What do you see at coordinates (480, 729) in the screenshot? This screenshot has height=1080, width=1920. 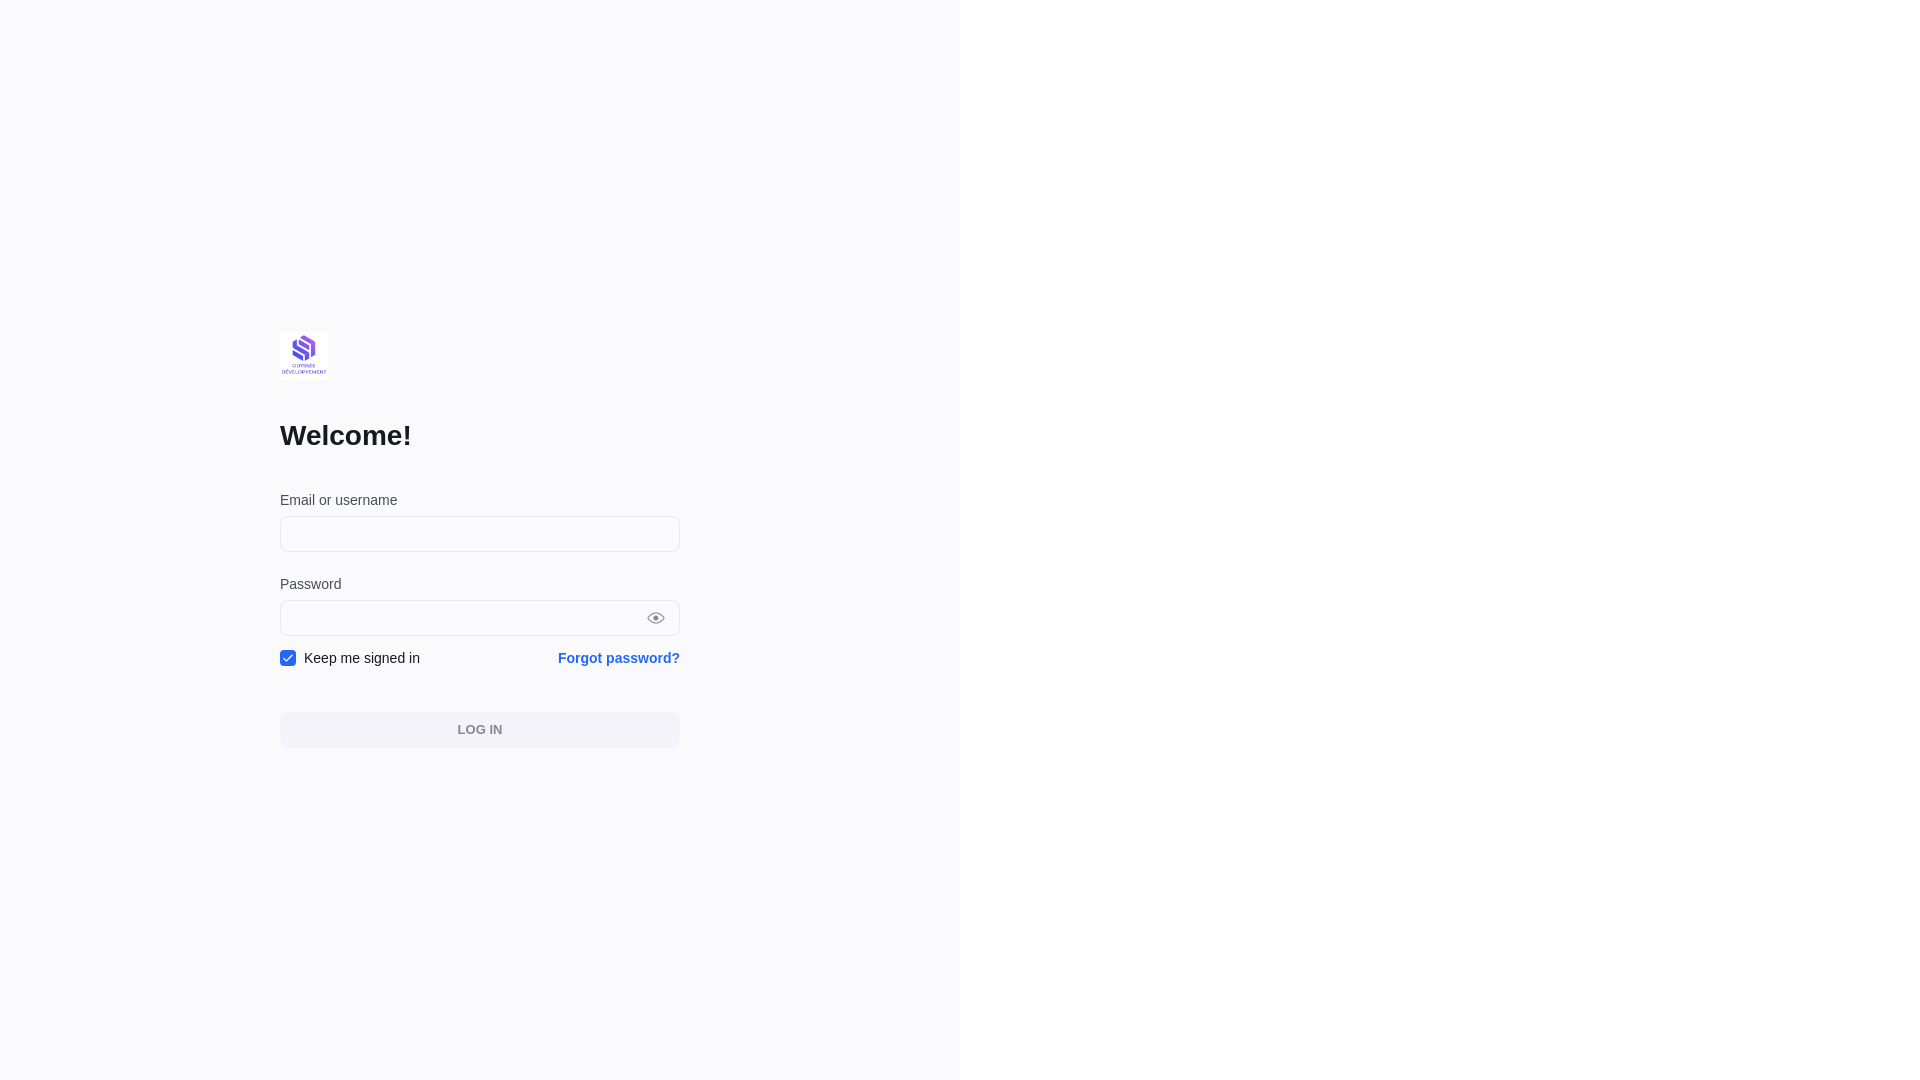 I see `'LOG IN'` at bounding box center [480, 729].